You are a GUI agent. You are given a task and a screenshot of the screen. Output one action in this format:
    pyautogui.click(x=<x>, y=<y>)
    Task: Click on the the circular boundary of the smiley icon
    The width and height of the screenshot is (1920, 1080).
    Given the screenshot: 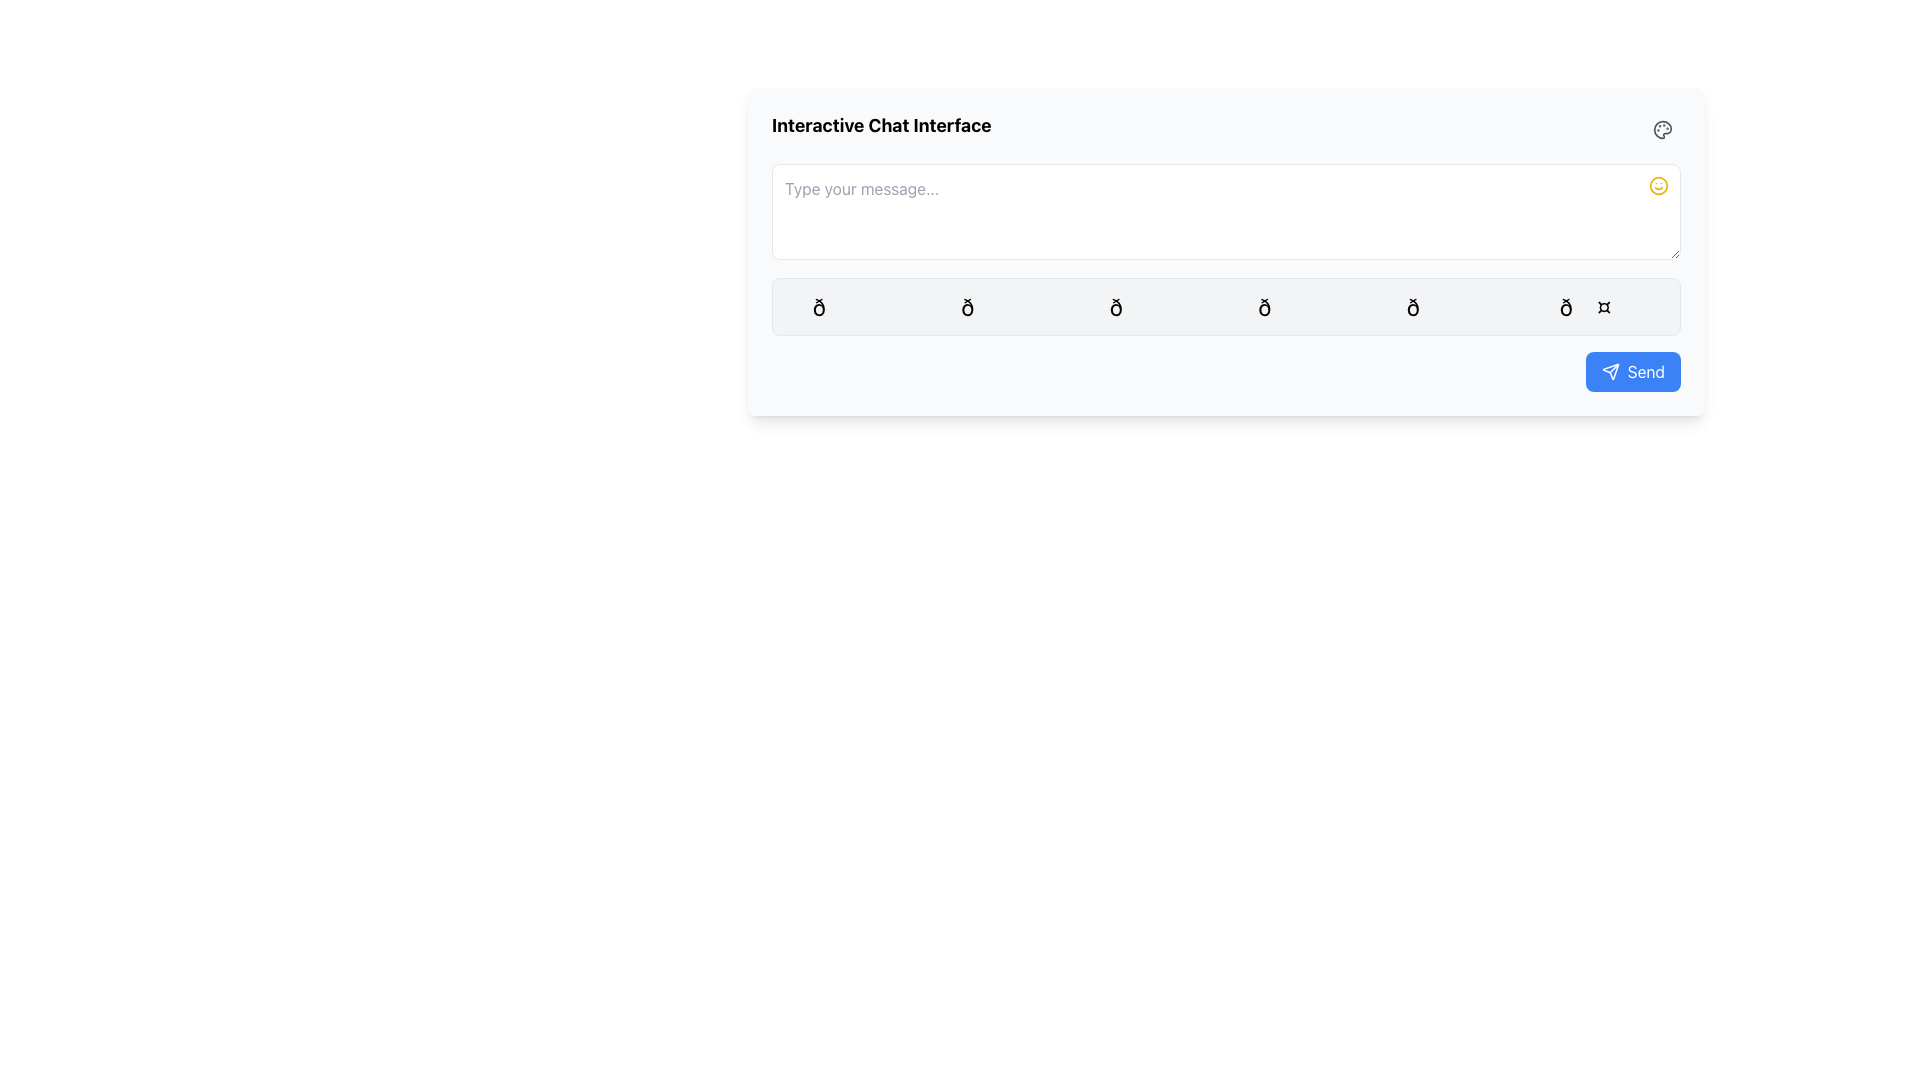 What is the action you would take?
    pyautogui.click(x=1659, y=185)
    